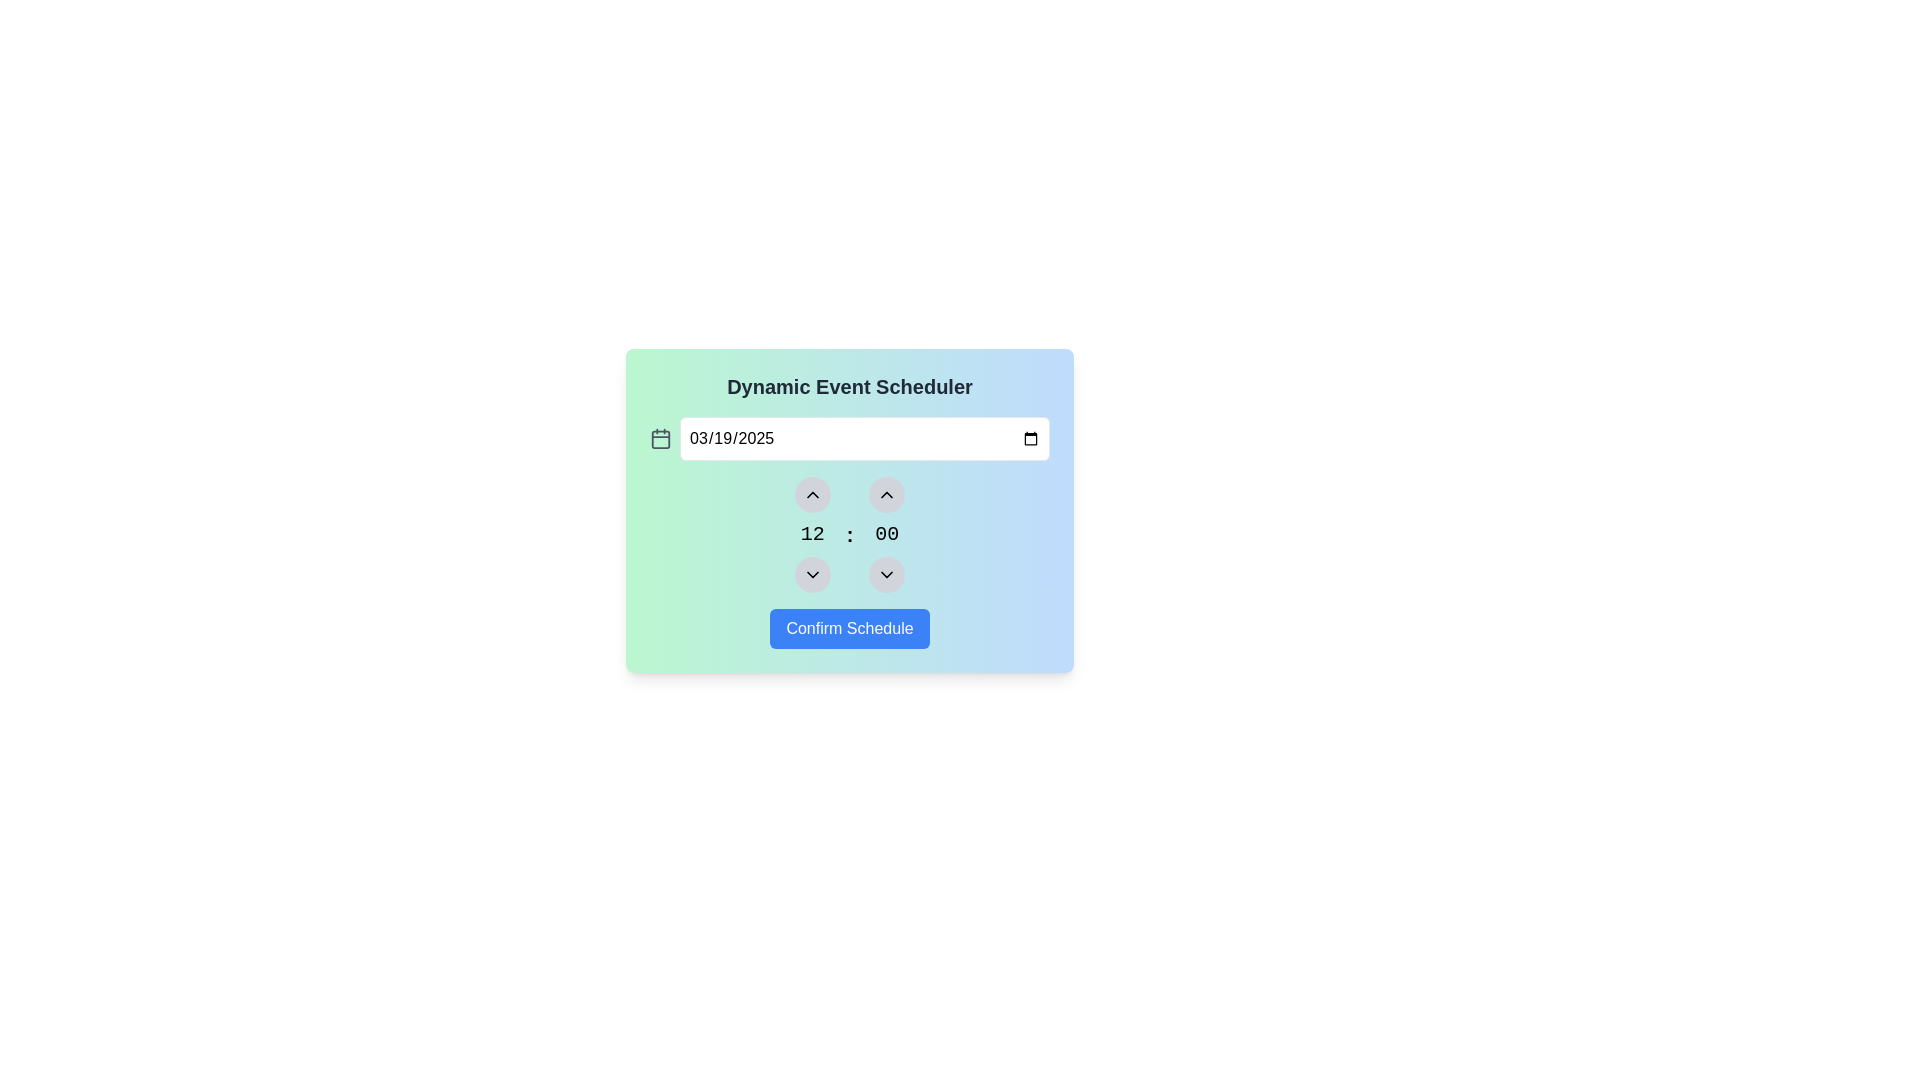  I want to click on the 'Confirm Schedule' button, which is a rounded rectangular button with a blue background and white text, located at the bottom-center of the 'Dynamic Event Scheduler' card, so click(849, 627).